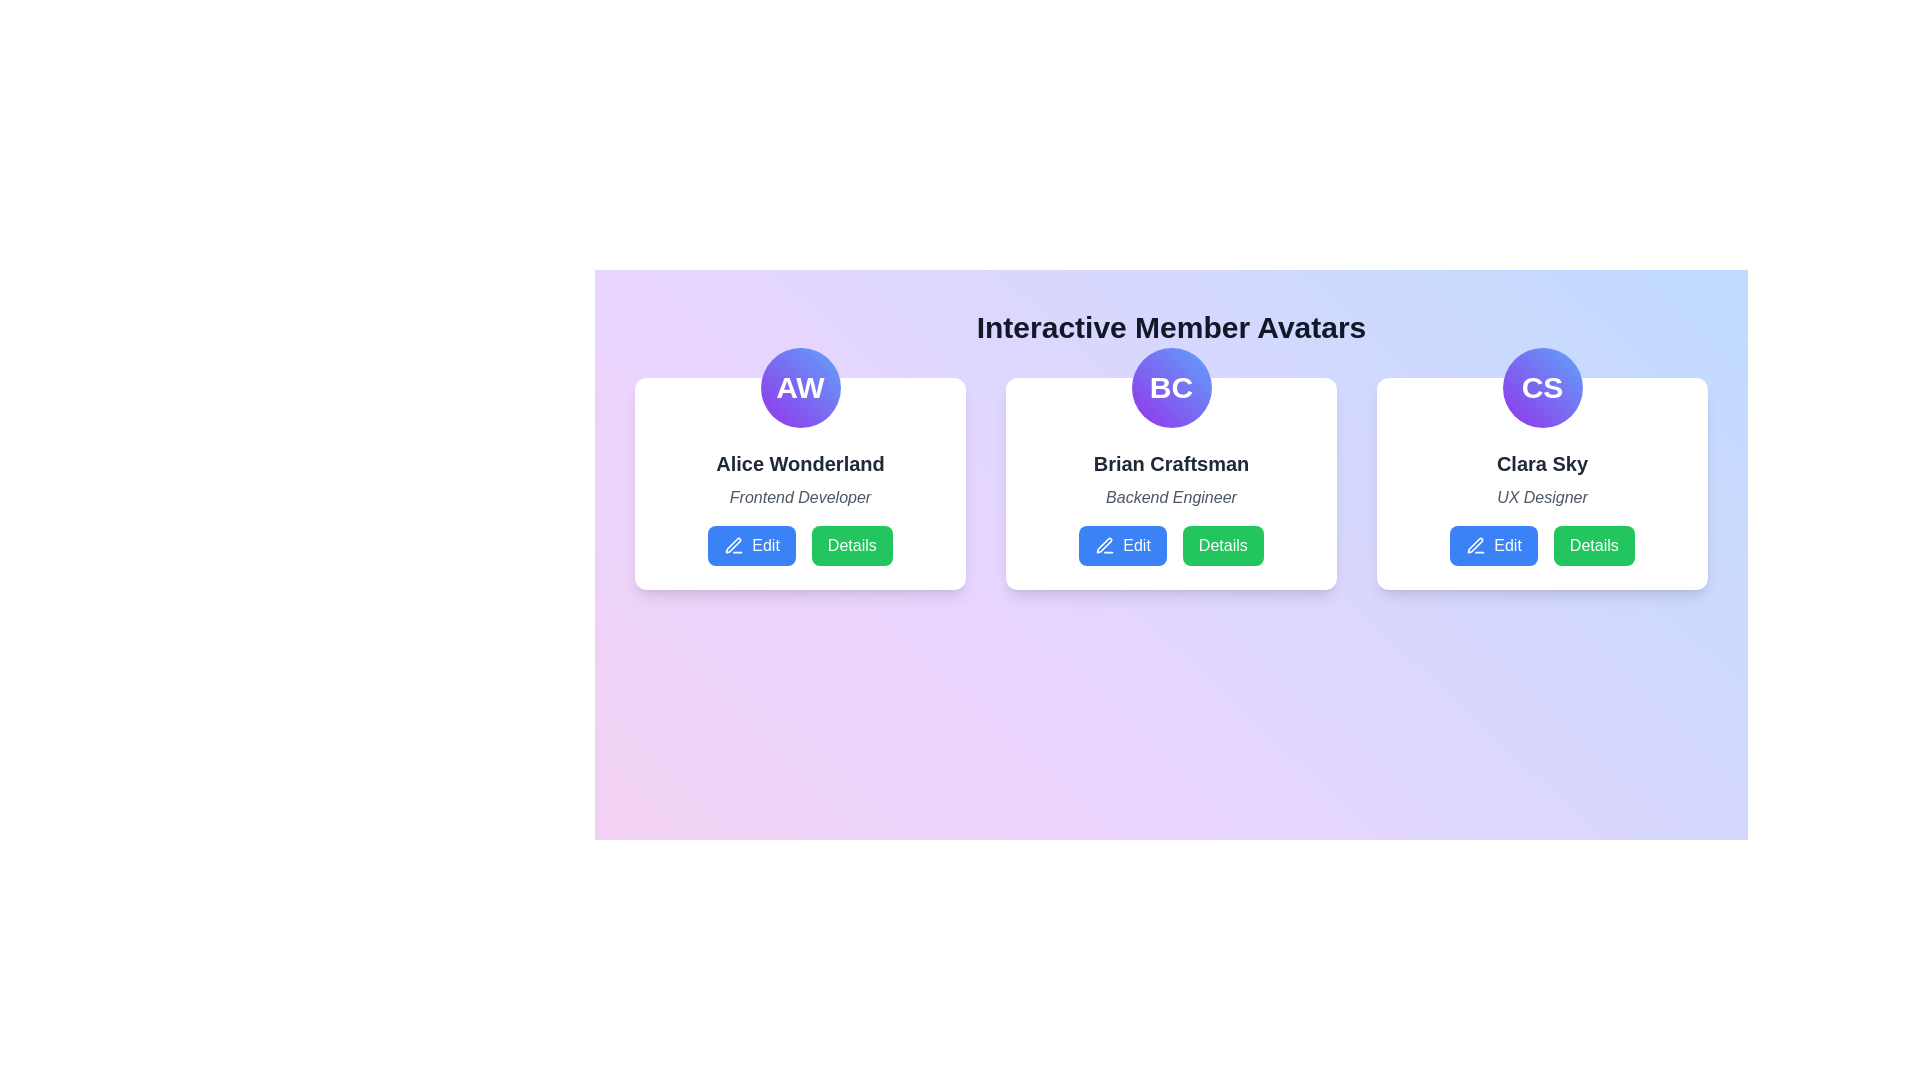 The width and height of the screenshot is (1920, 1080). Describe the element at coordinates (800, 546) in the screenshot. I see `the 'Edit' and 'Details' buttons in the A group containing two buttons with blue and green backgrounds respectively, to observe their hover effects` at that location.